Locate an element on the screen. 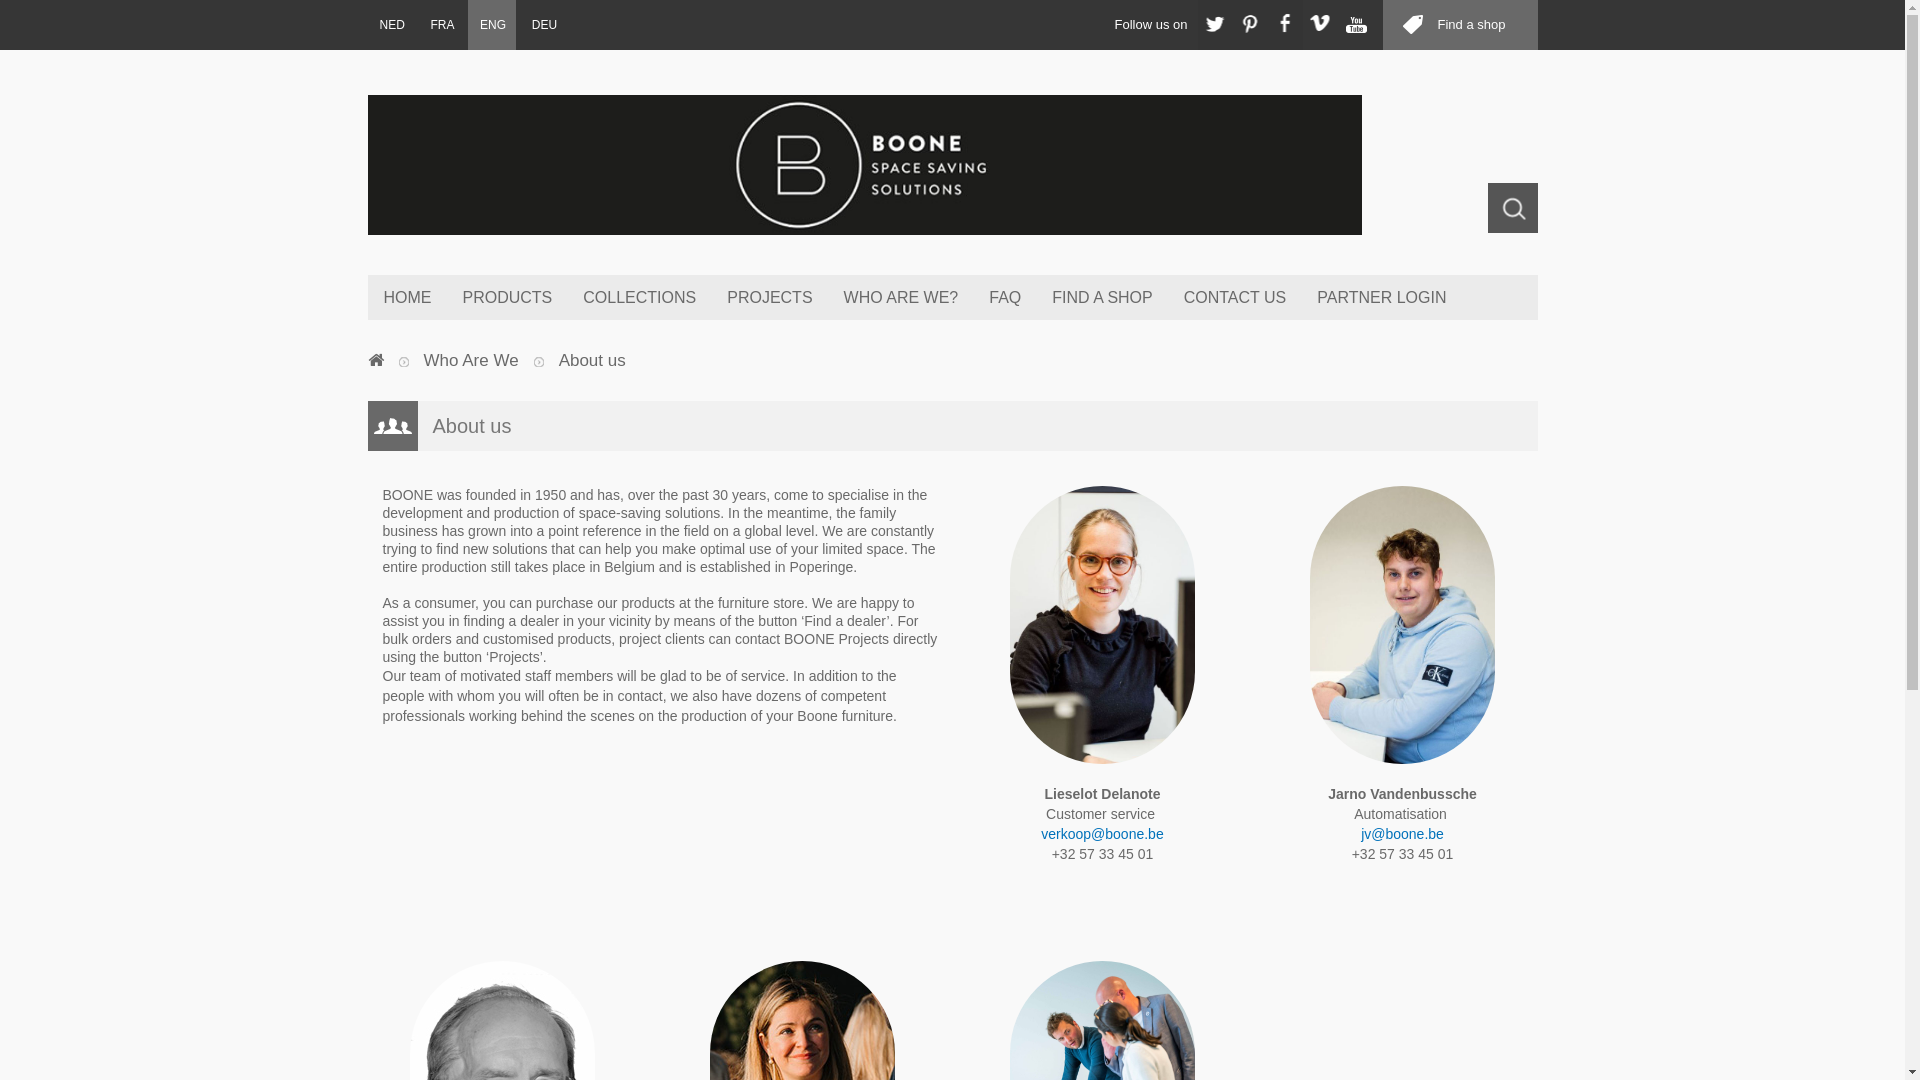  'NED' is located at coordinates (391, 24).